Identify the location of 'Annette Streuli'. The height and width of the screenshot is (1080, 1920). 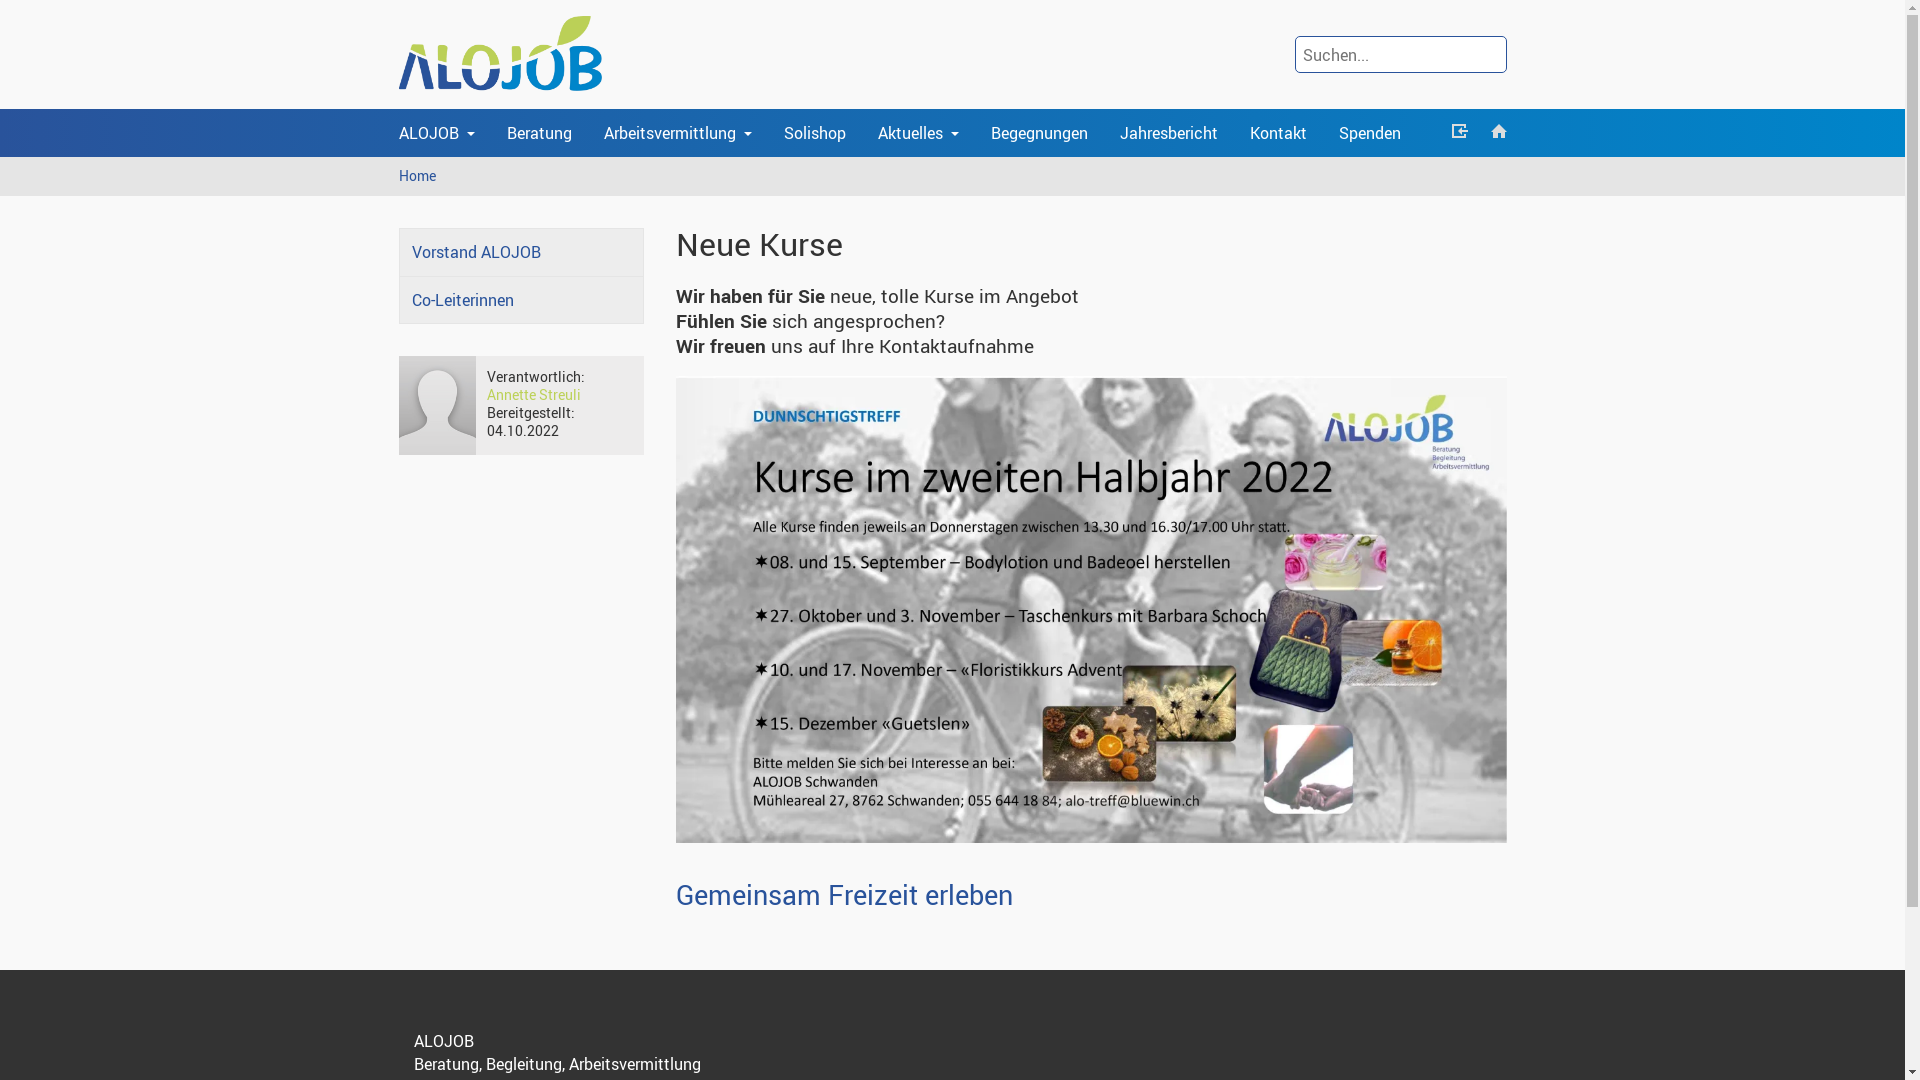
(533, 394).